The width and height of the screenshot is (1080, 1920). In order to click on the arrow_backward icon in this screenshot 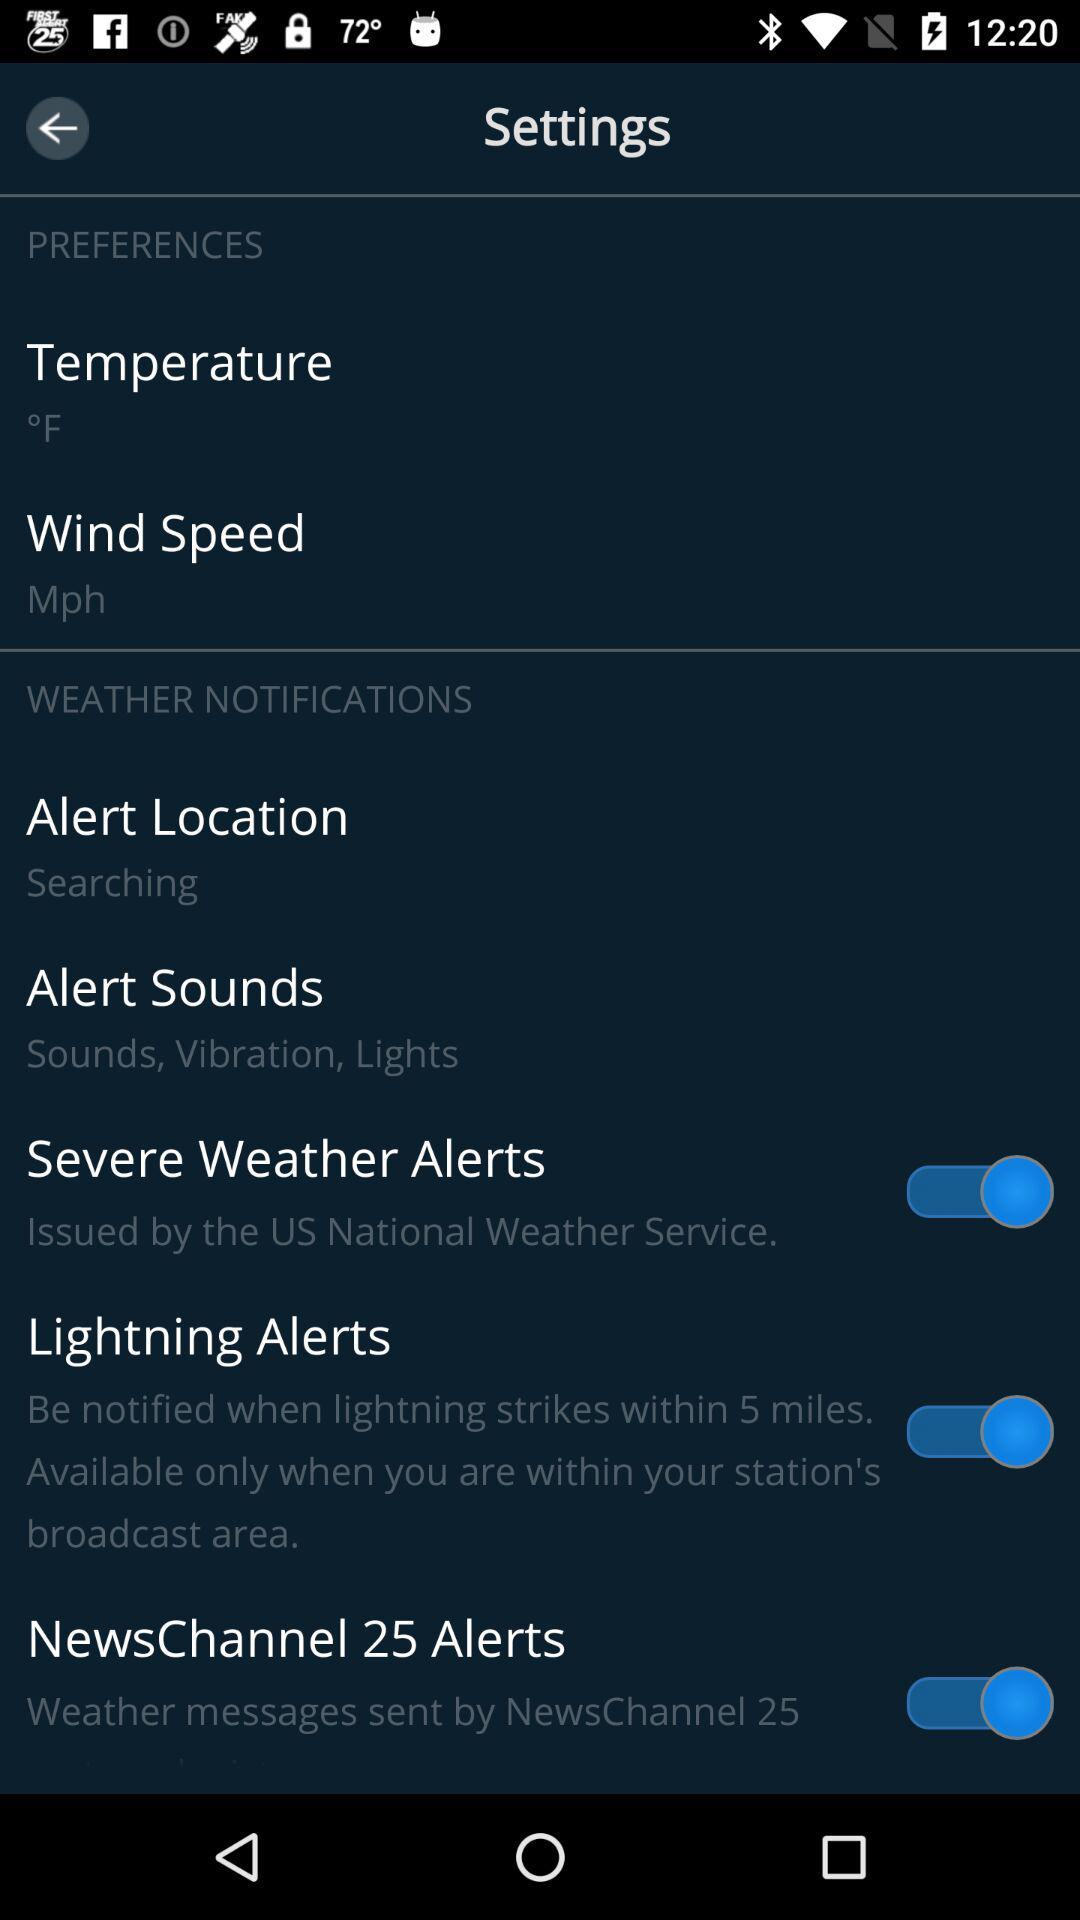, I will do `click(56, 127)`.